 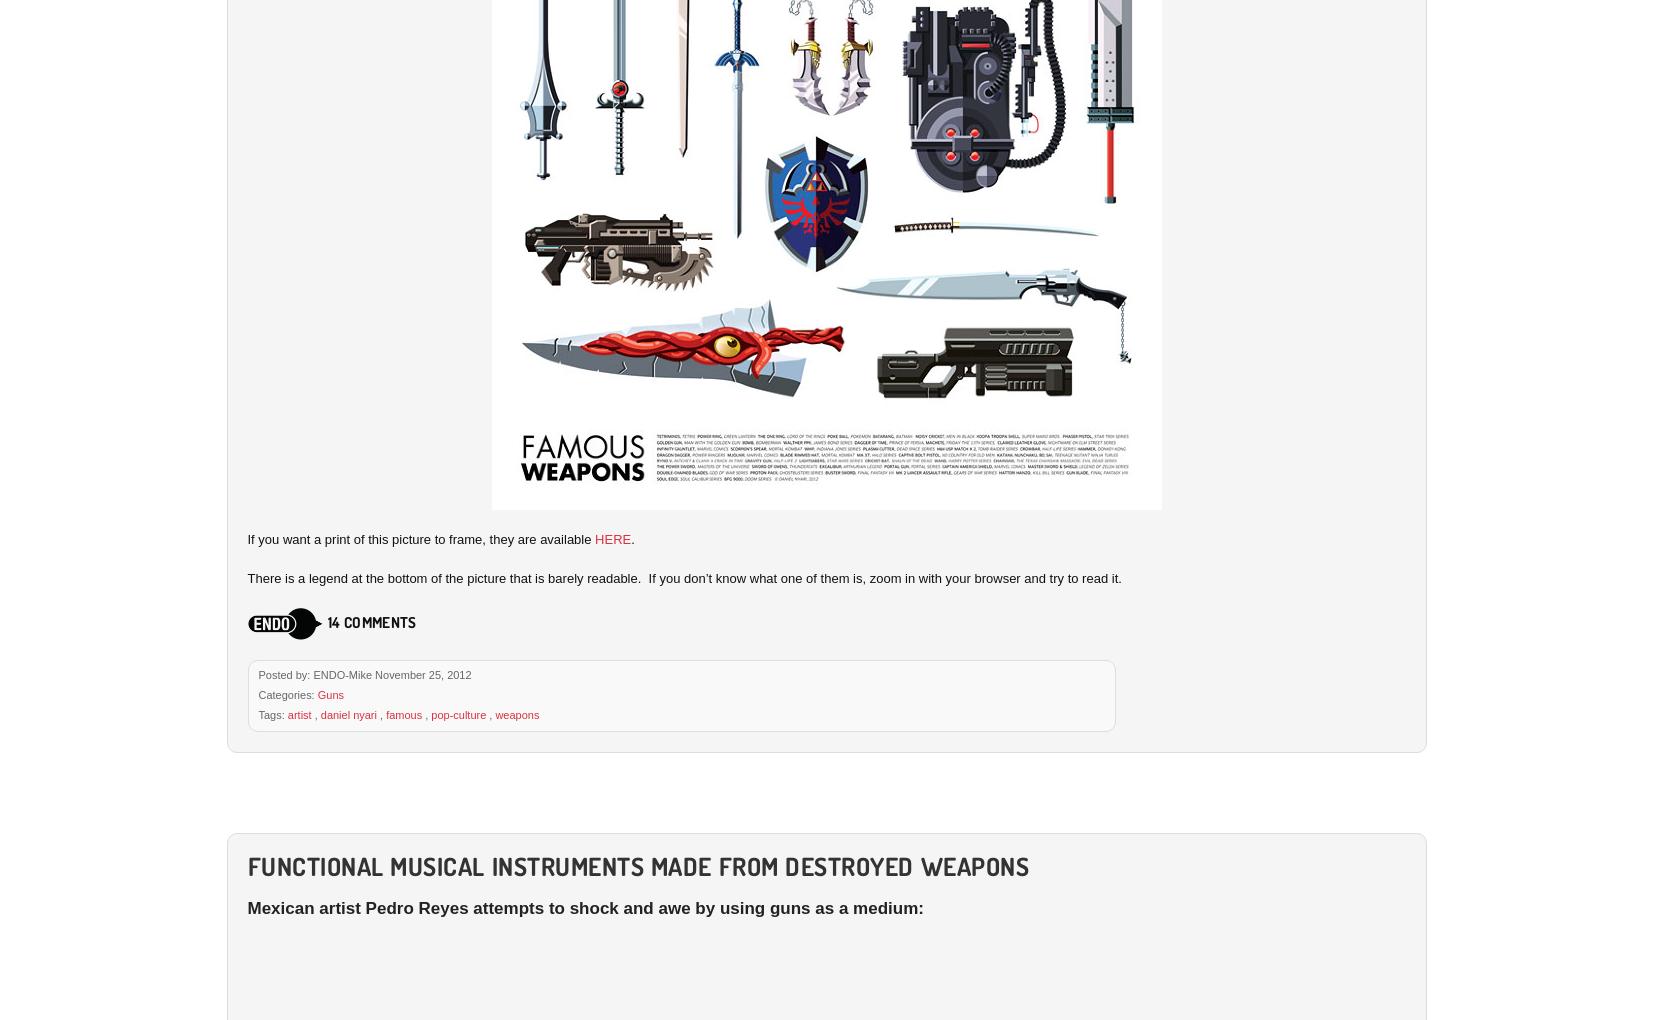 What do you see at coordinates (298, 713) in the screenshot?
I see `'artist'` at bounding box center [298, 713].